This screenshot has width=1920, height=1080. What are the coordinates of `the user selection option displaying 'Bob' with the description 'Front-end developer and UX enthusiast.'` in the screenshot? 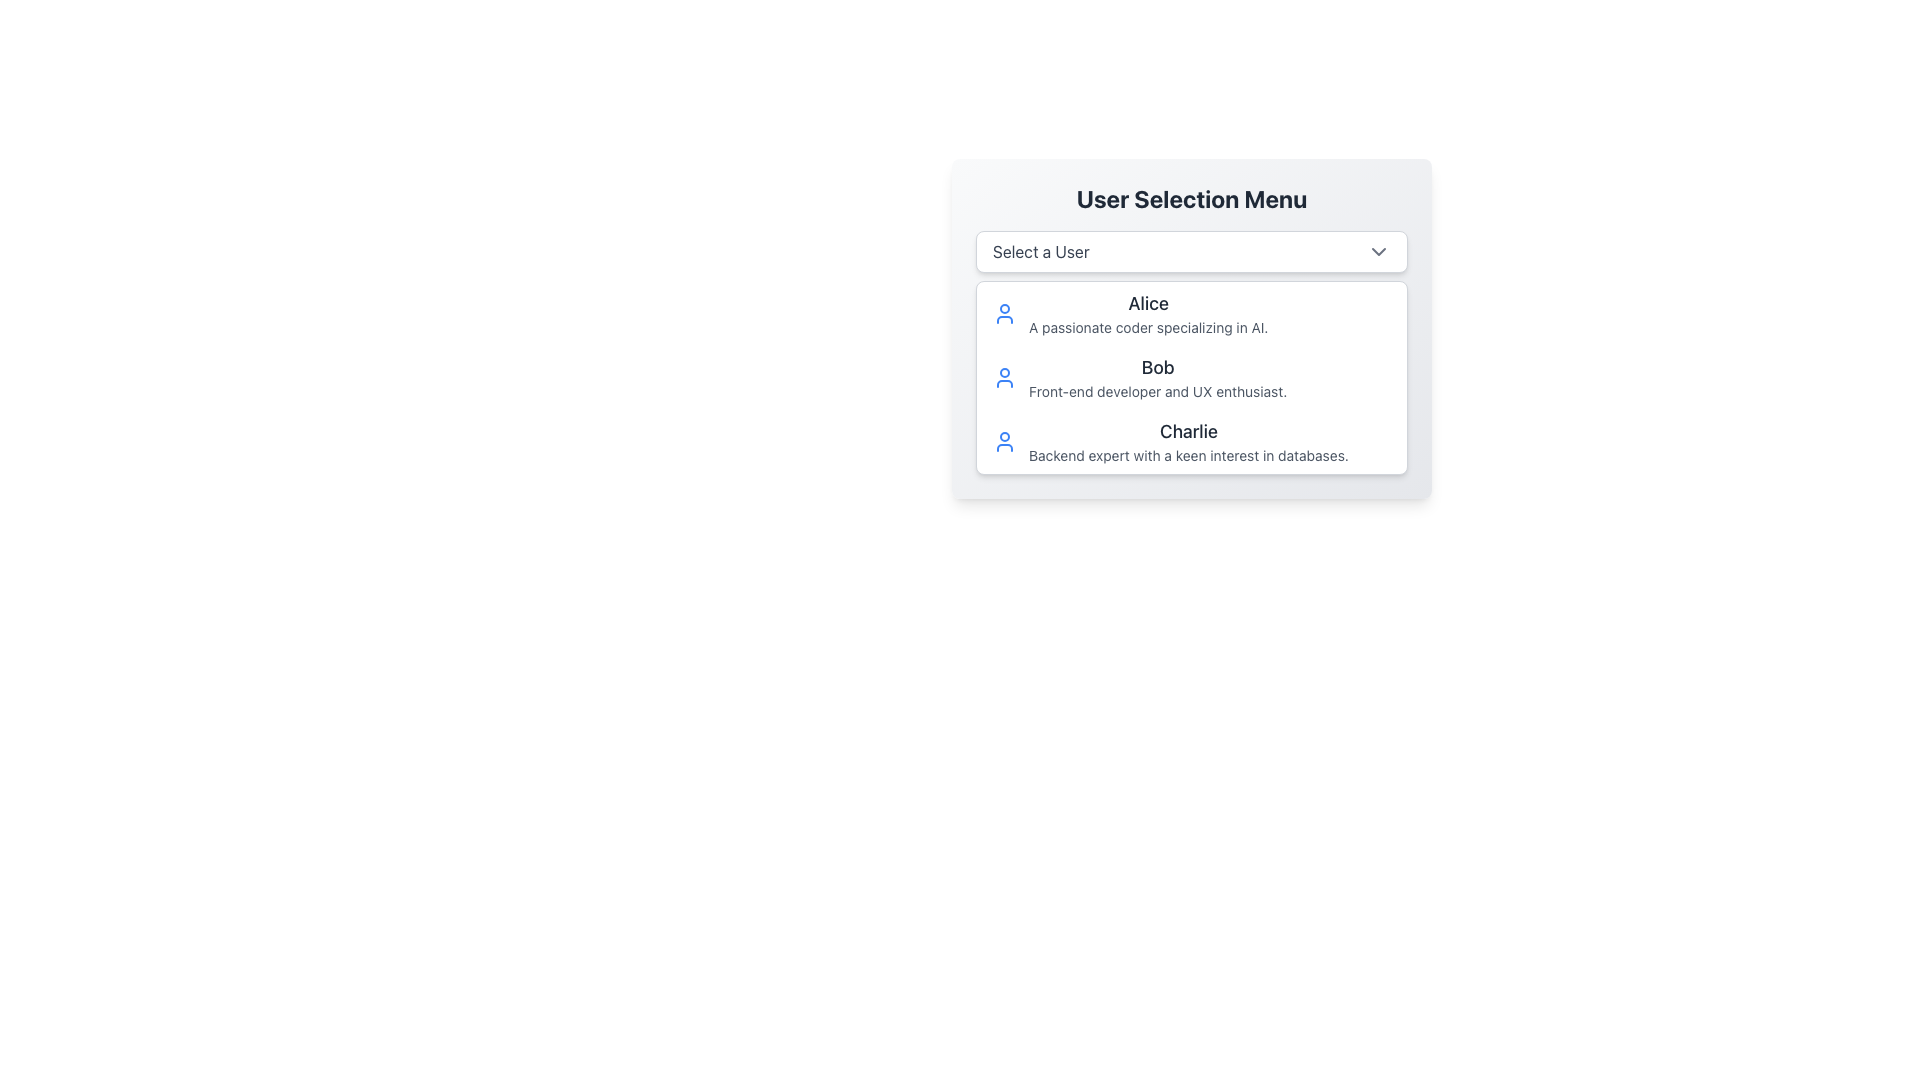 It's located at (1158, 378).